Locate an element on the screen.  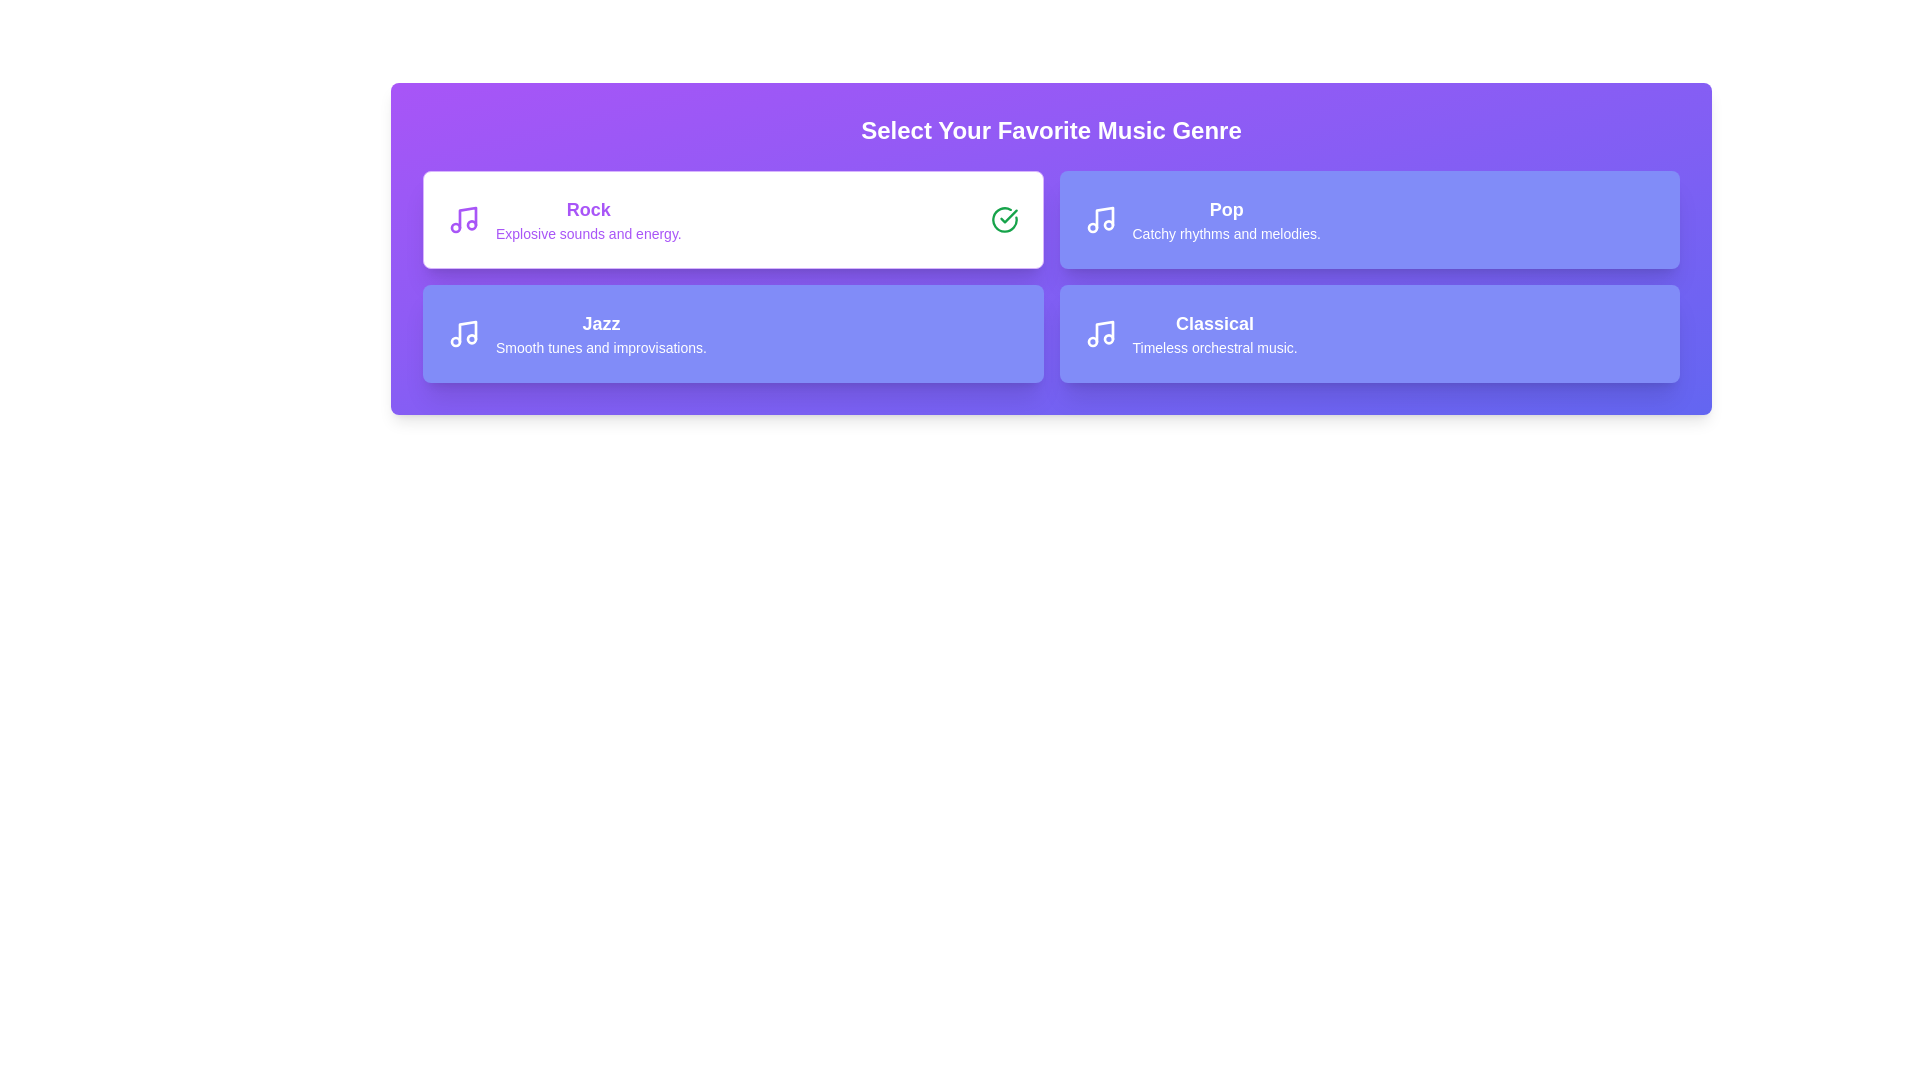
the 'Rock' genre icon located on the left side of the card in the top-left quadrant of the card grid is located at coordinates (463, 219).